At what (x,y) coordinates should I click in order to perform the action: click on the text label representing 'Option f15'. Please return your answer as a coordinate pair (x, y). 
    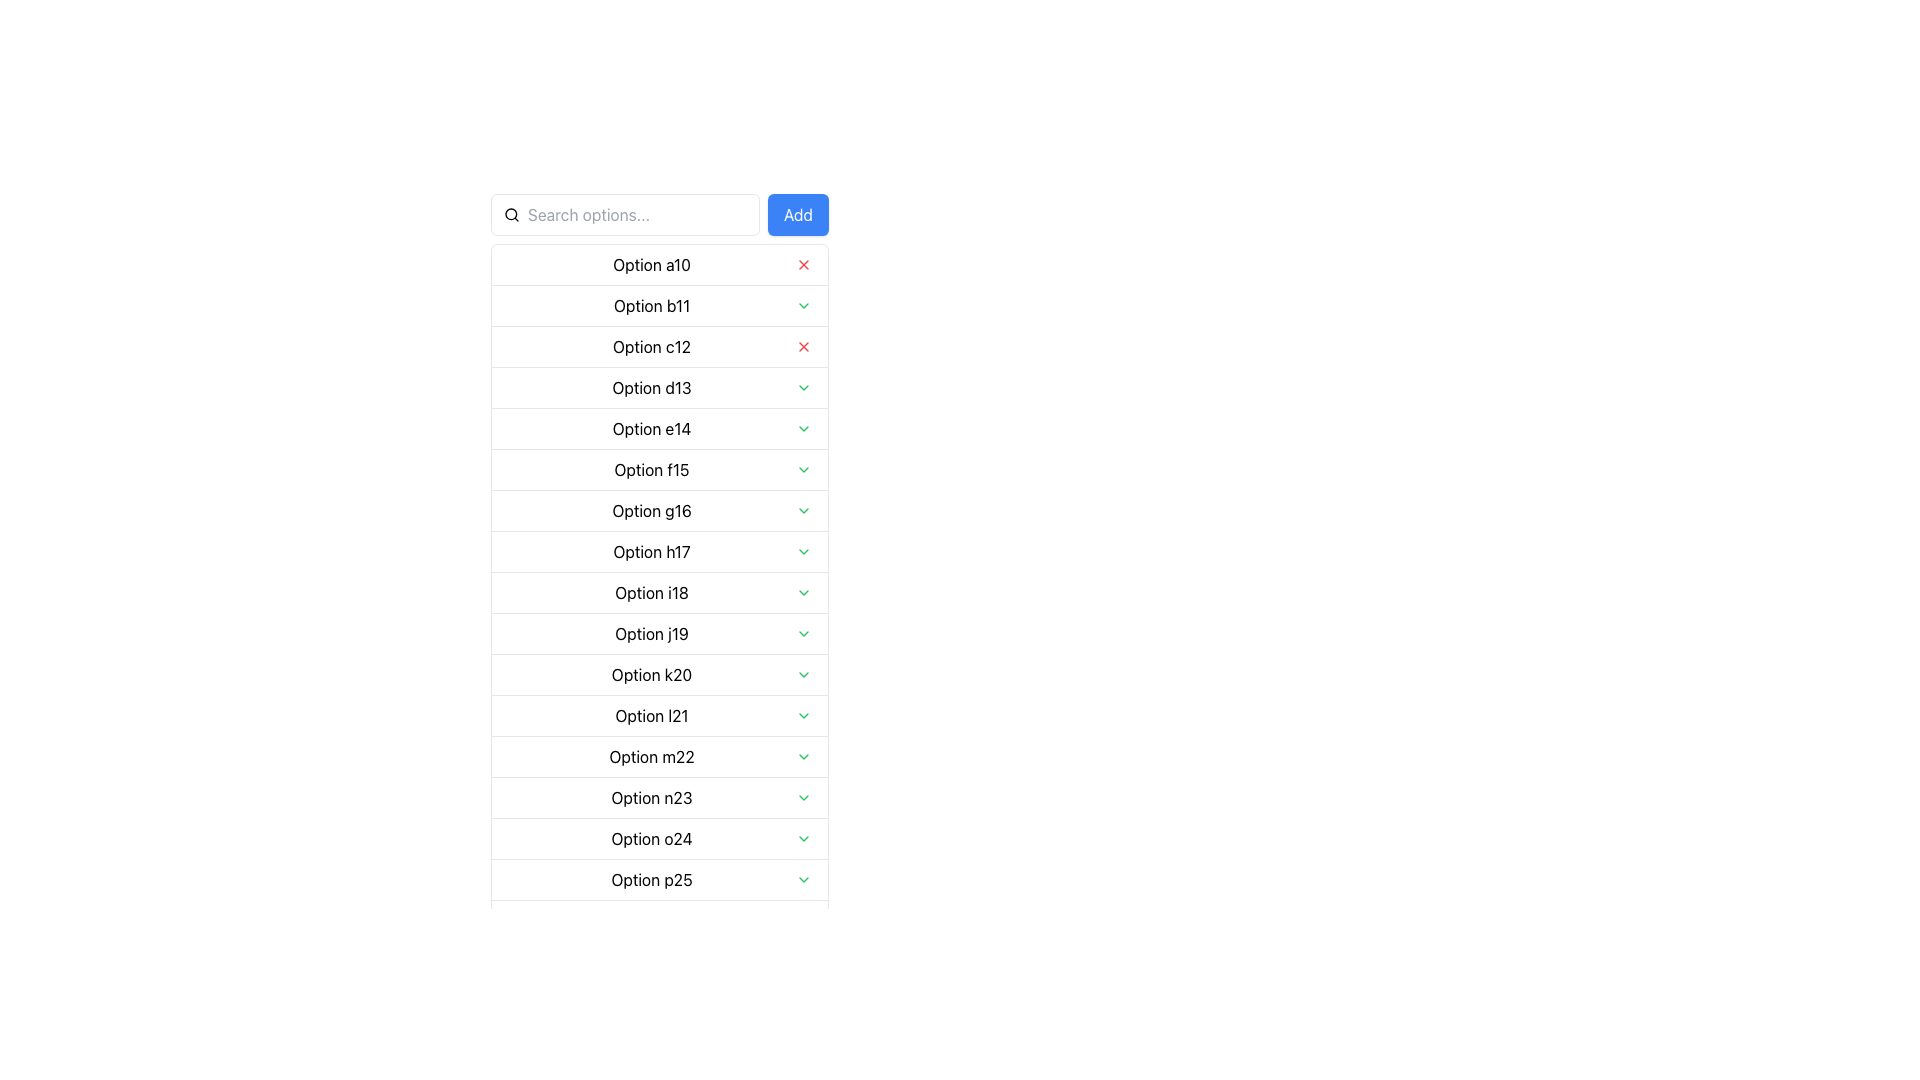
    Looking at the image, I should click on (652, 470).